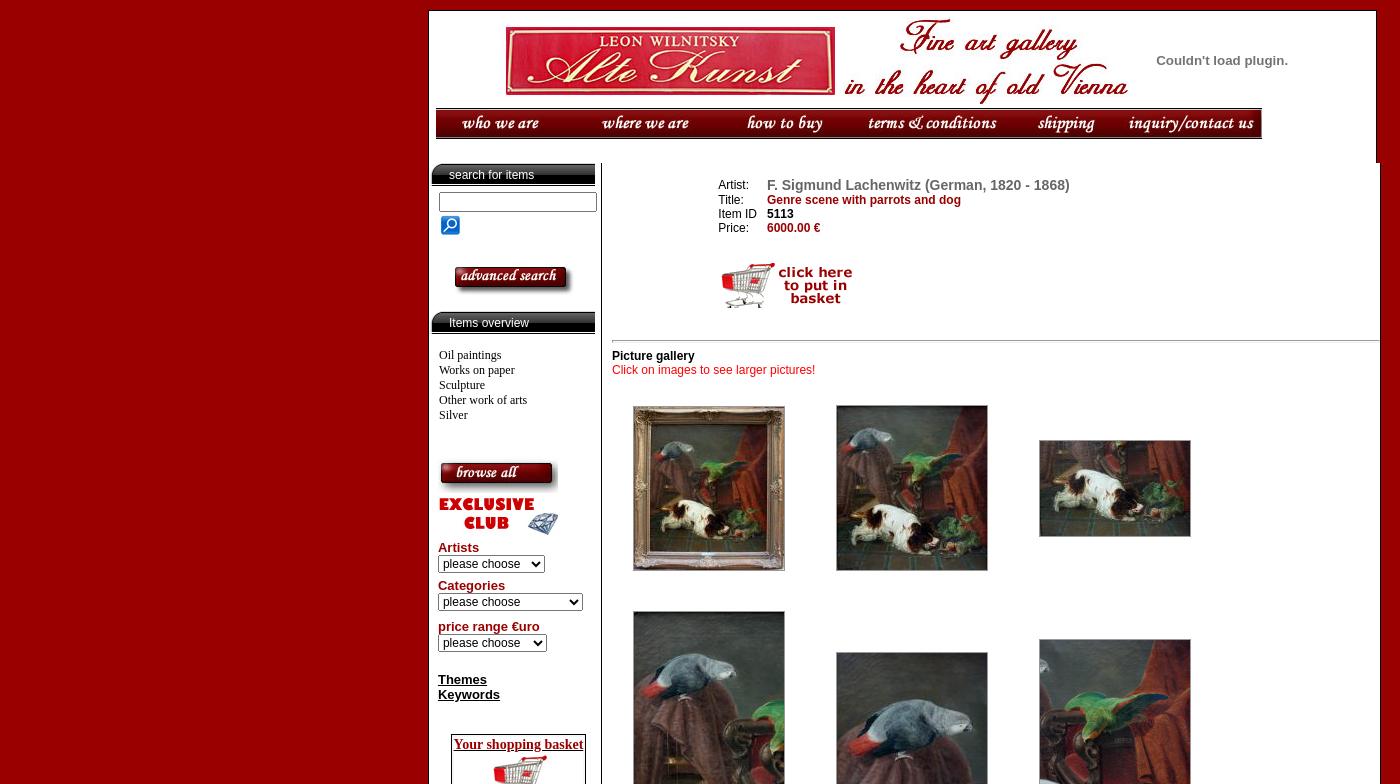 This screenshot has width=1400, height=784. What do you see at coordinates (863, 199) in the screenshot?
I see `'Genre scene with parrots and dog'` at bounding box center [863, 199].